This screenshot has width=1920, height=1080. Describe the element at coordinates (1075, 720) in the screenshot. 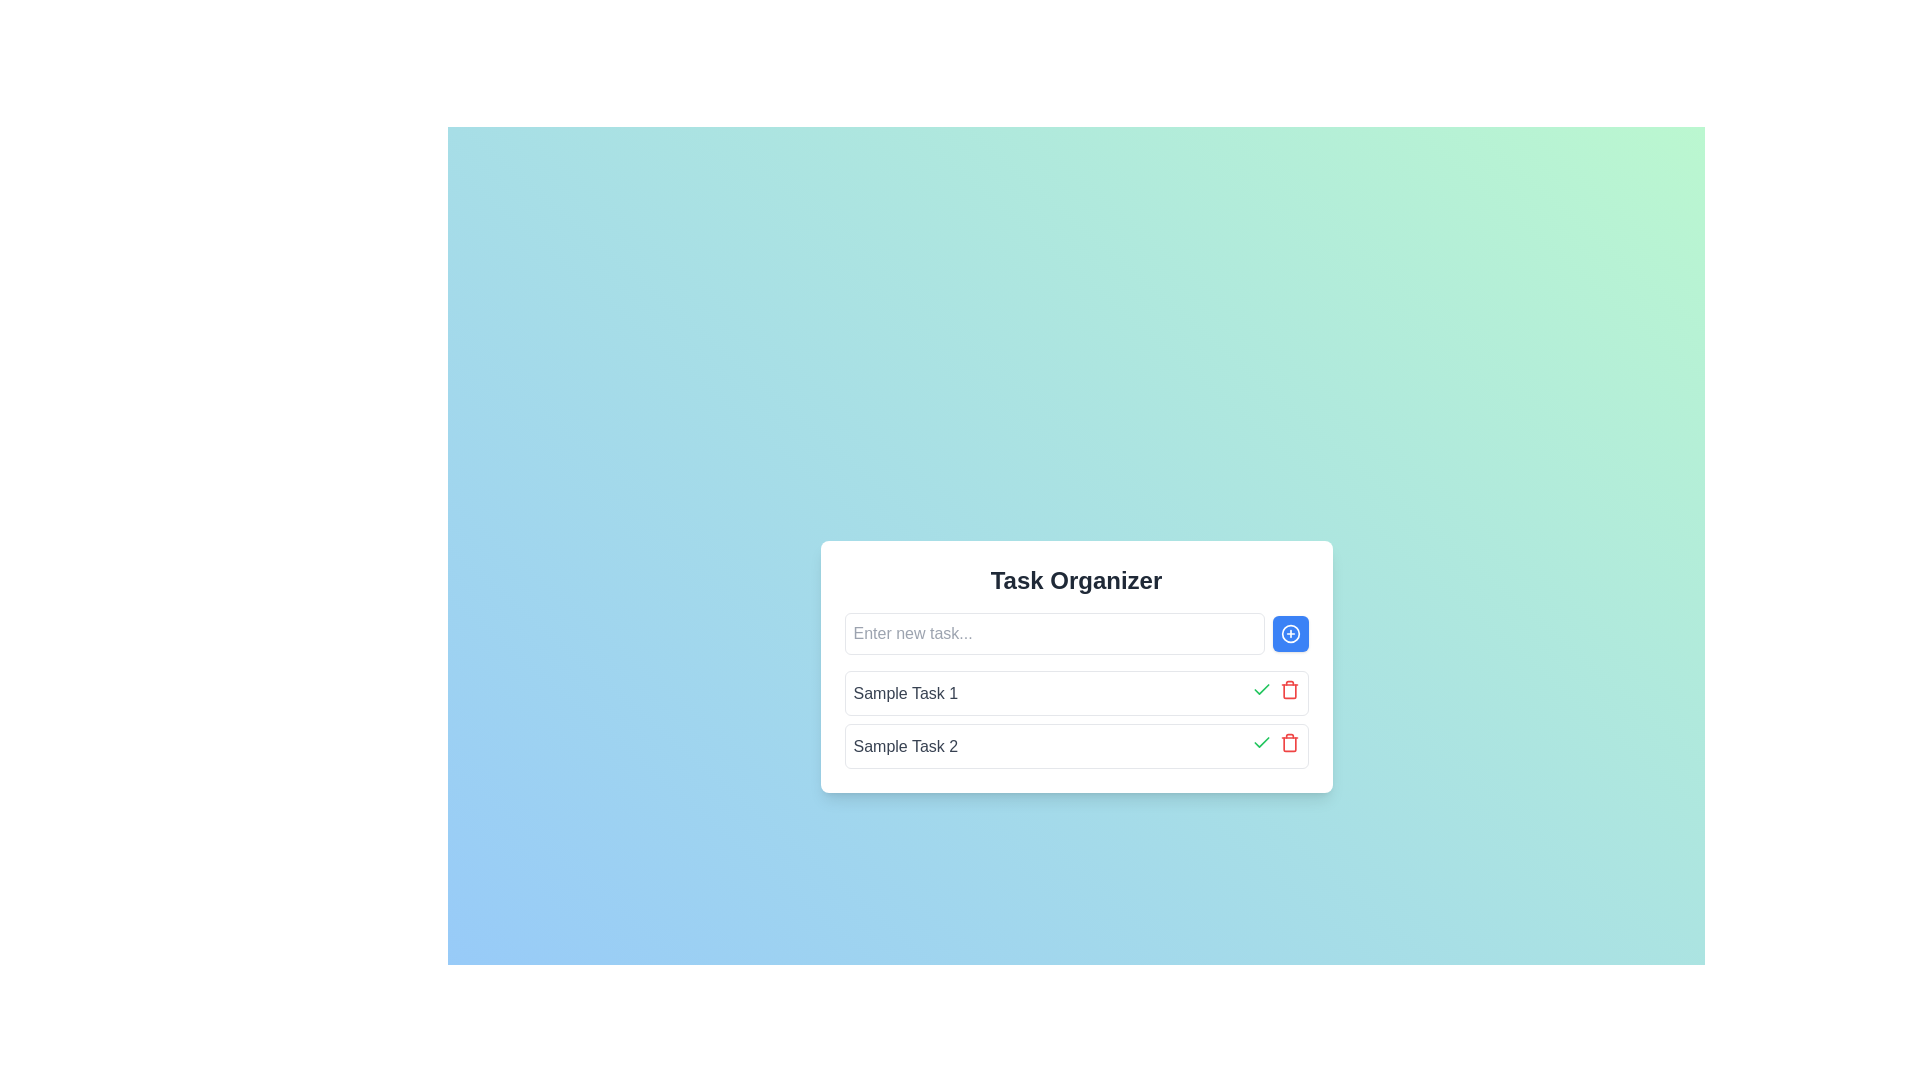

I see `task names from the List element displaying tasks located in the 'Task Organizer' panel, which contains items like 'Sample Task 1' and 'Sample Task 2'` at that location.